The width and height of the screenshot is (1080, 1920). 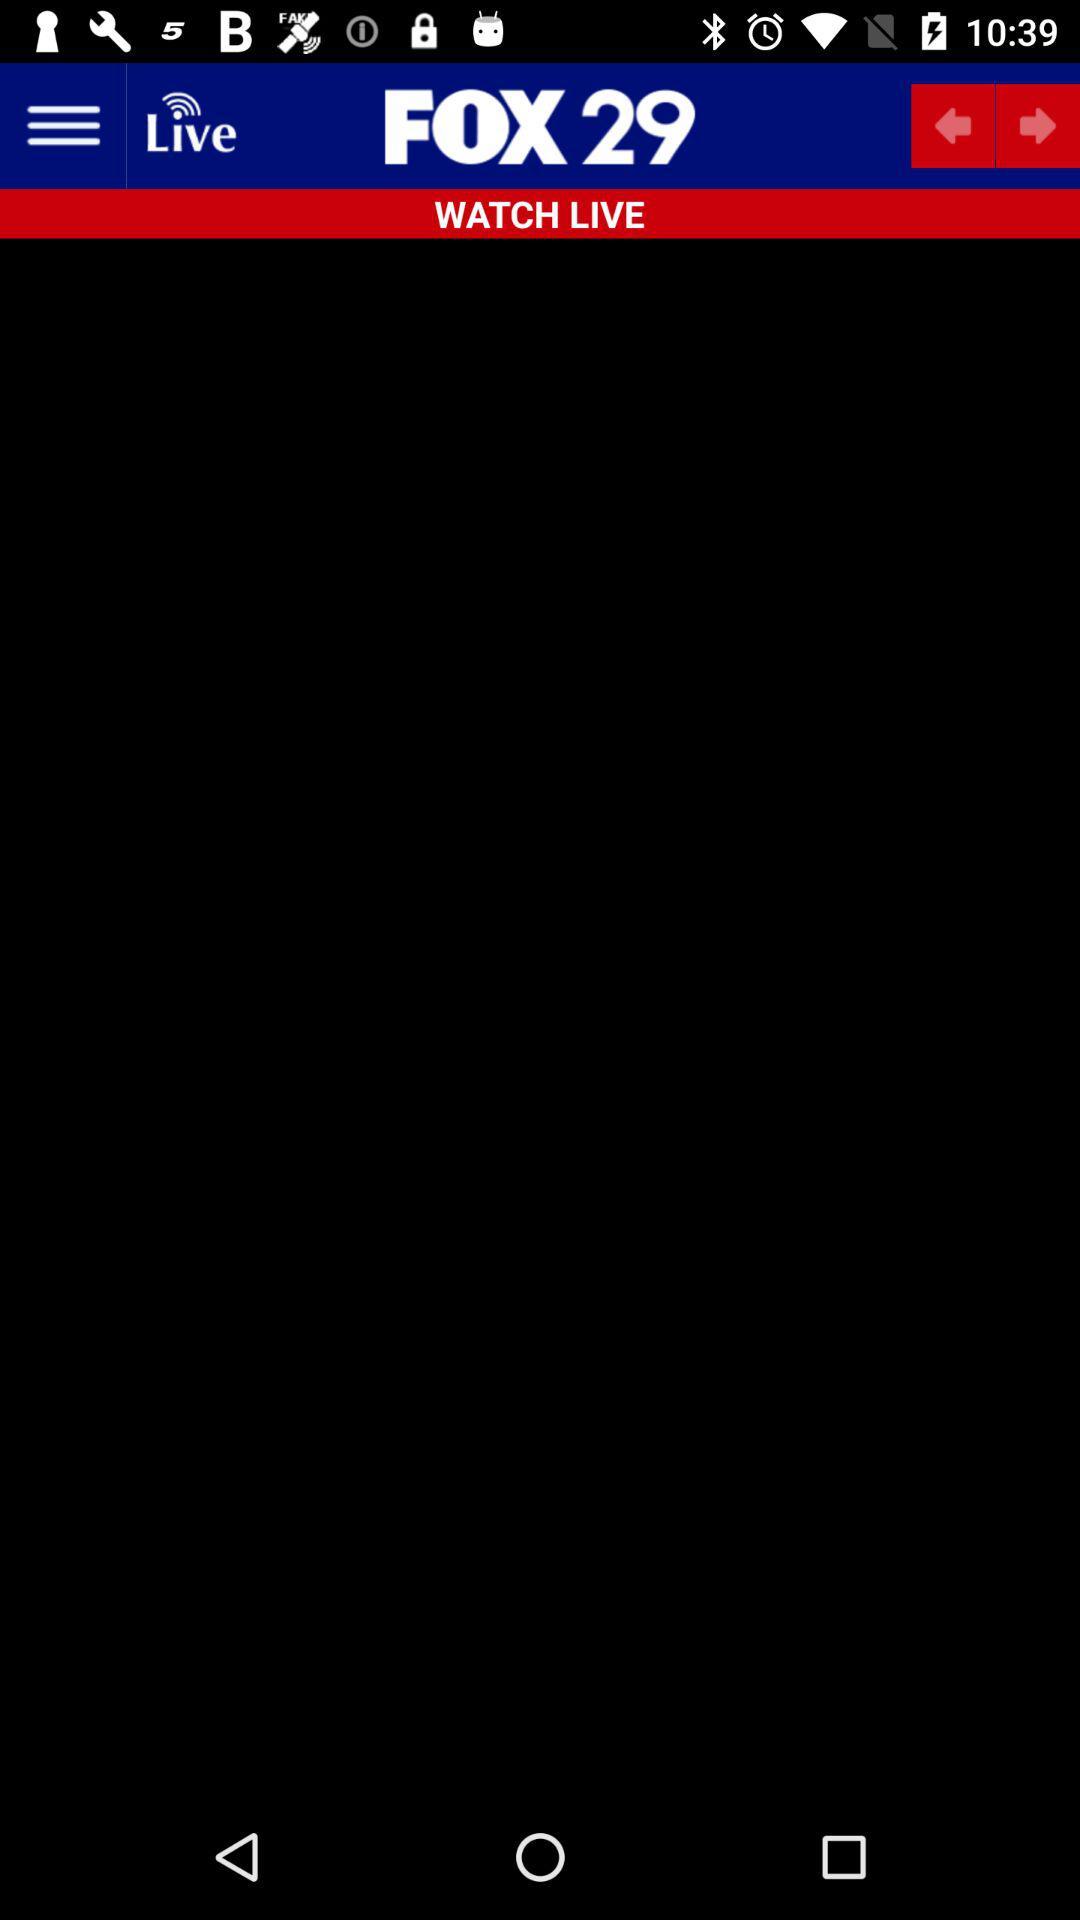 What do you see at coordinates (61, 124) in the screenshot?
I see `the menu icon` at bounding box center [61, 124].